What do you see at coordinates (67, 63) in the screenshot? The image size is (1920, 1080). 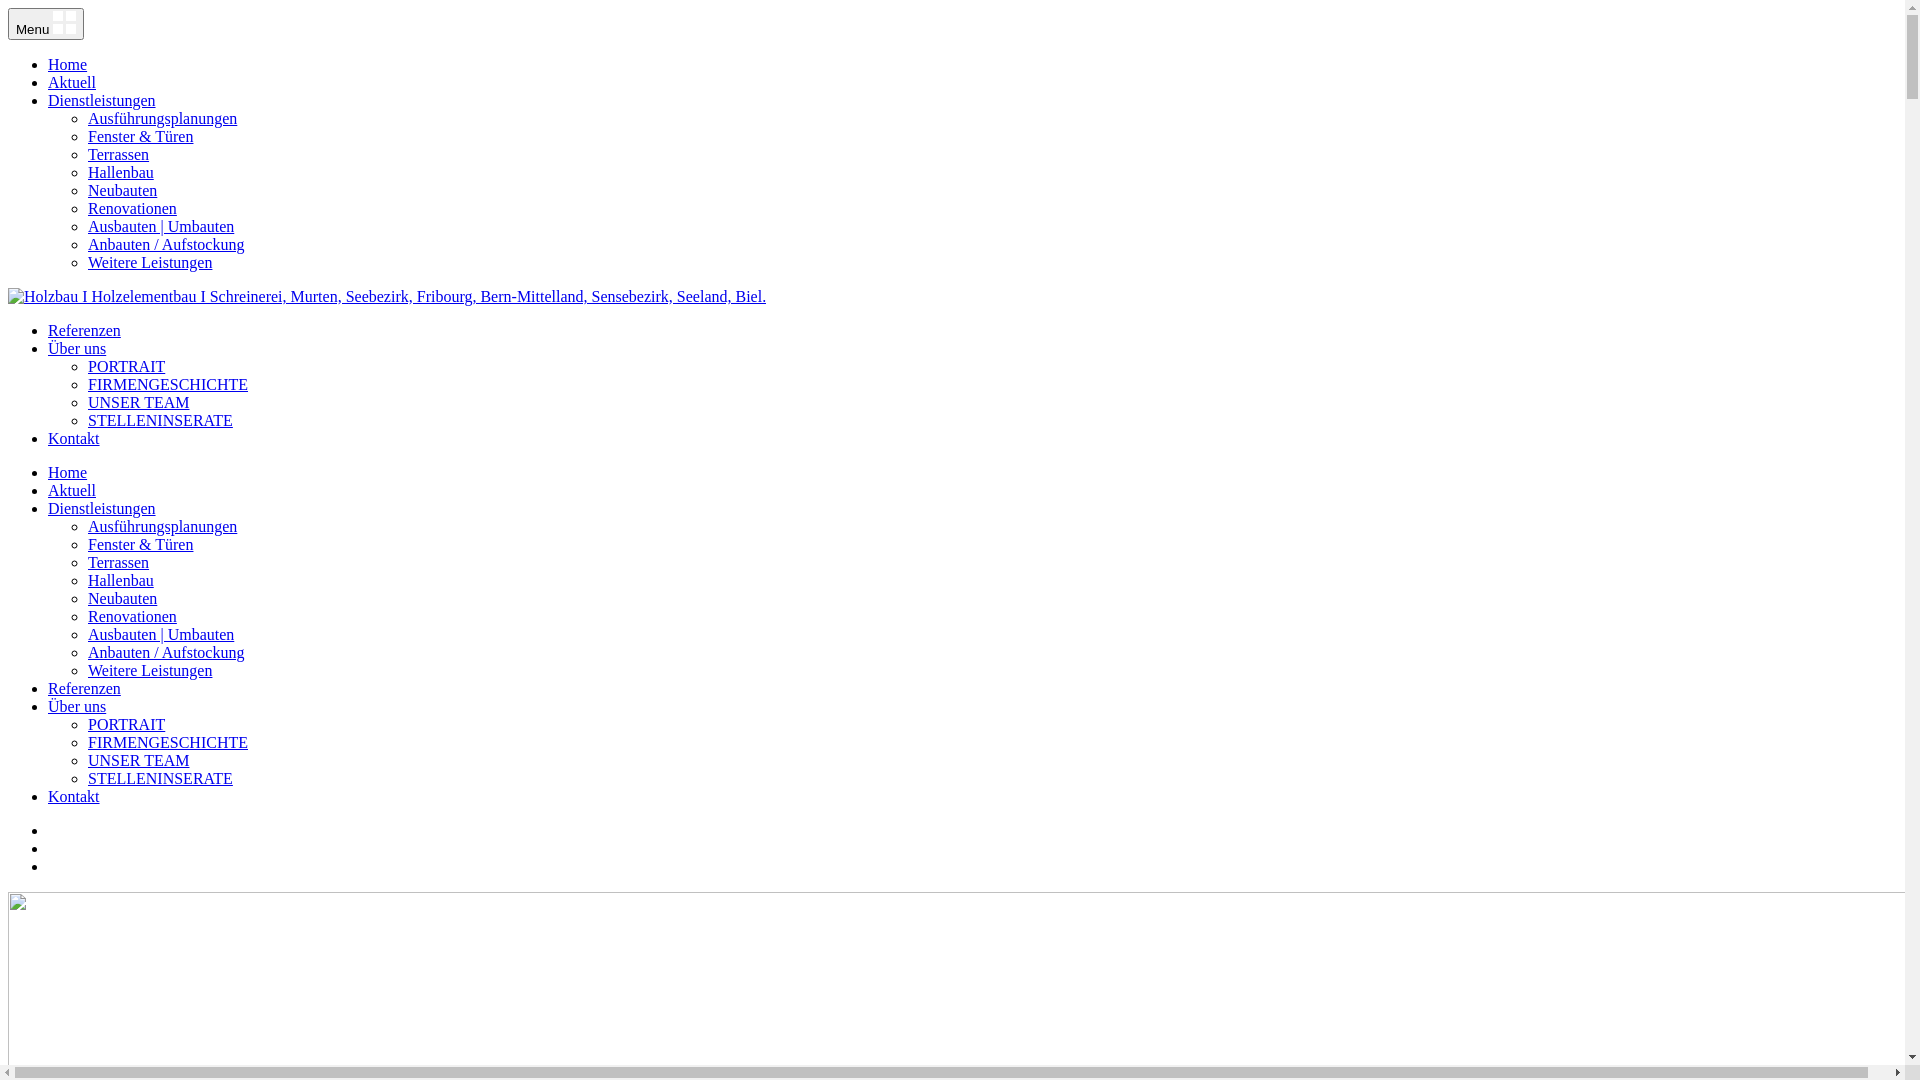 I see `'Home'` at bounding box center [67, 63].